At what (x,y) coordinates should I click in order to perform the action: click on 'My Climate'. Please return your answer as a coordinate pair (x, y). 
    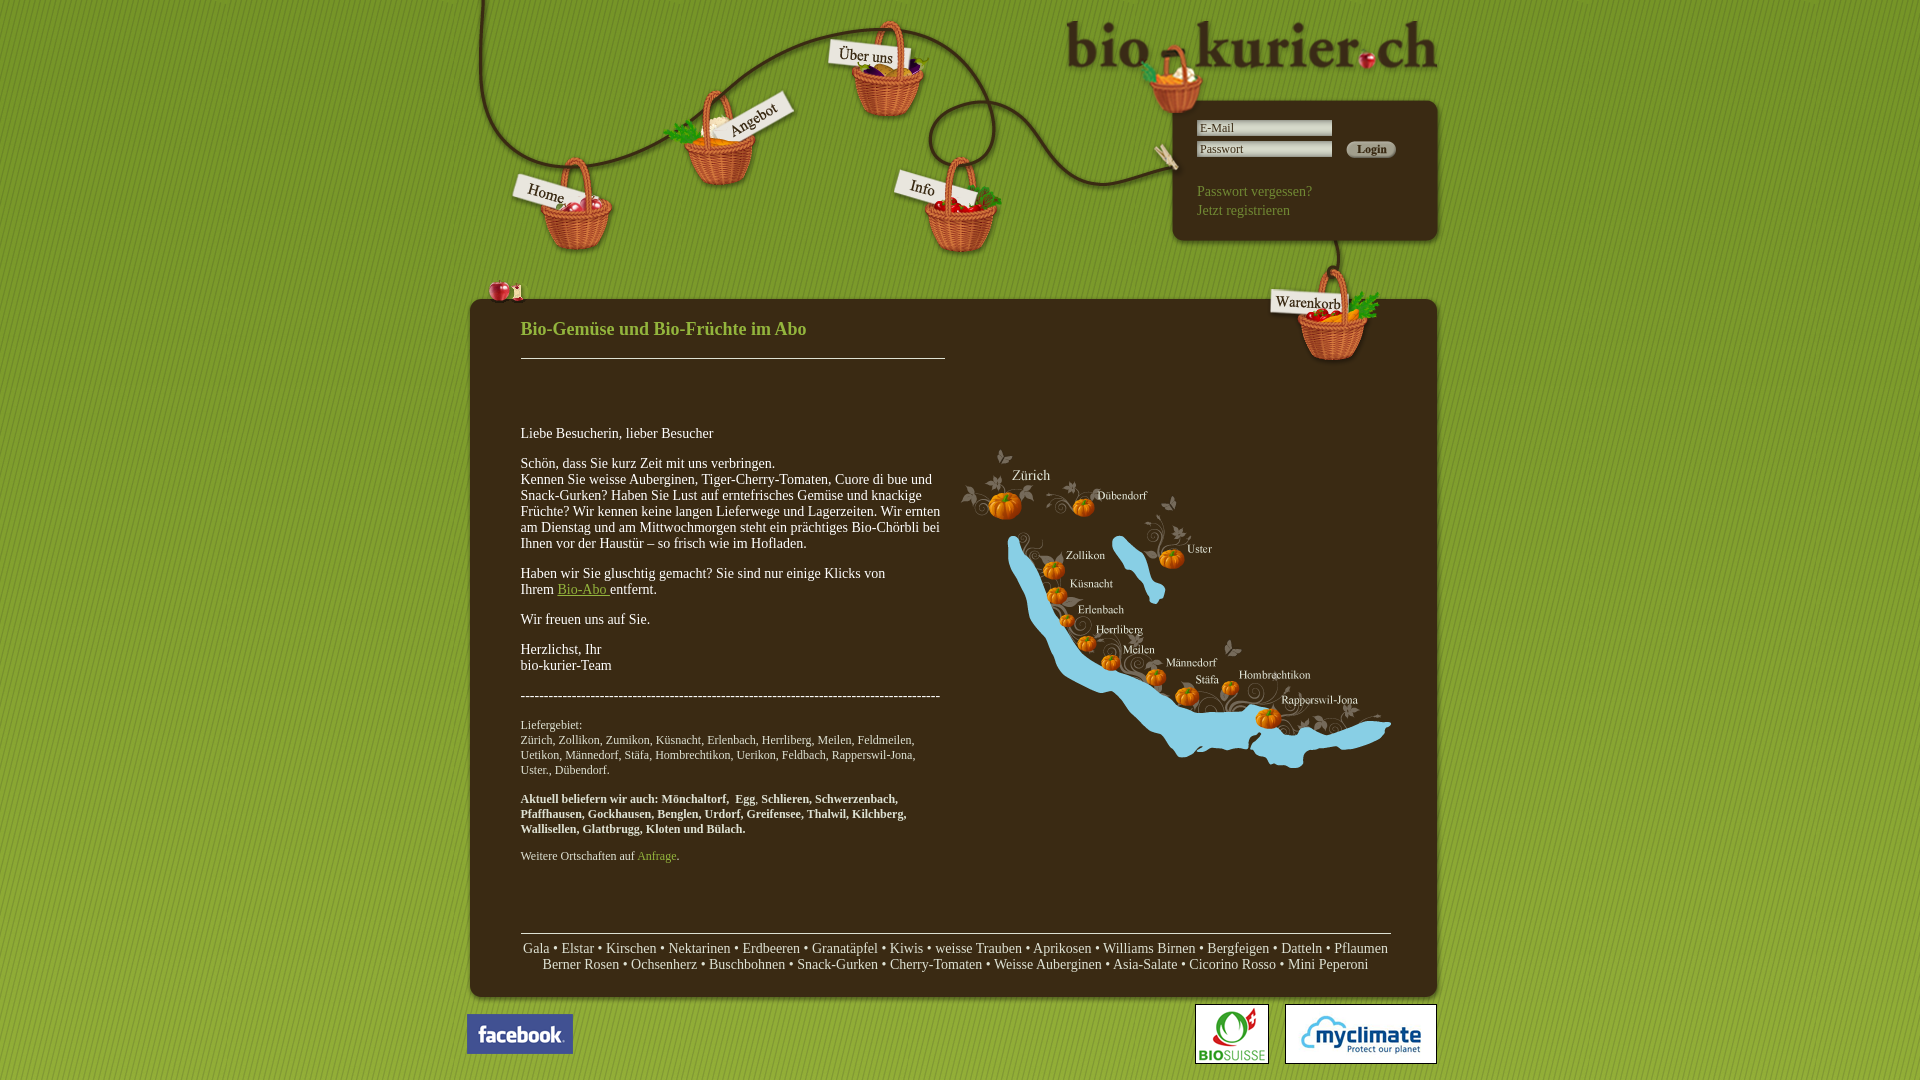
    Looking at the image, I should click on (1367, 1058).